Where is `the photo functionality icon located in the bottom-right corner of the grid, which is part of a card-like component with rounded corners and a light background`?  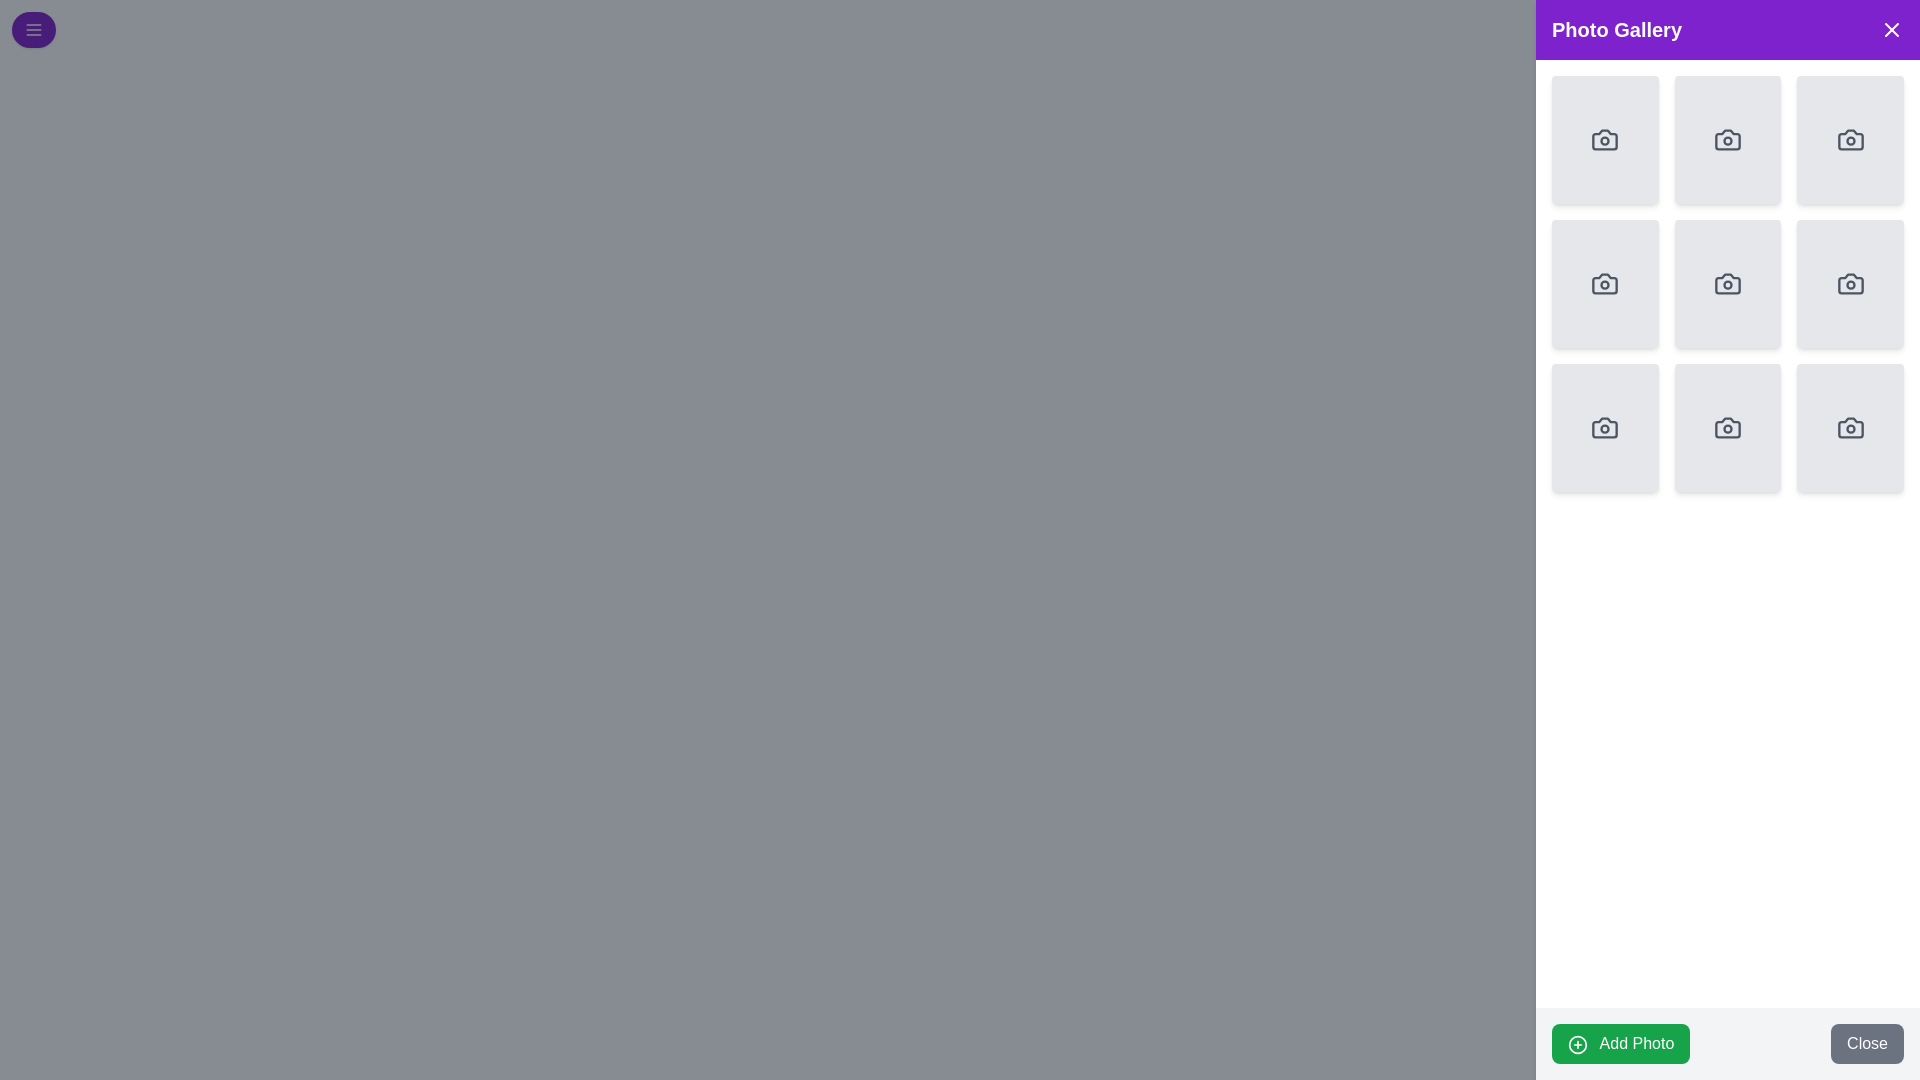
the photo functionality icon located in the bottom-right corner of the grid, which is part of a card-like component with rounded corners and a light background is located at coordinates (1849, 427).